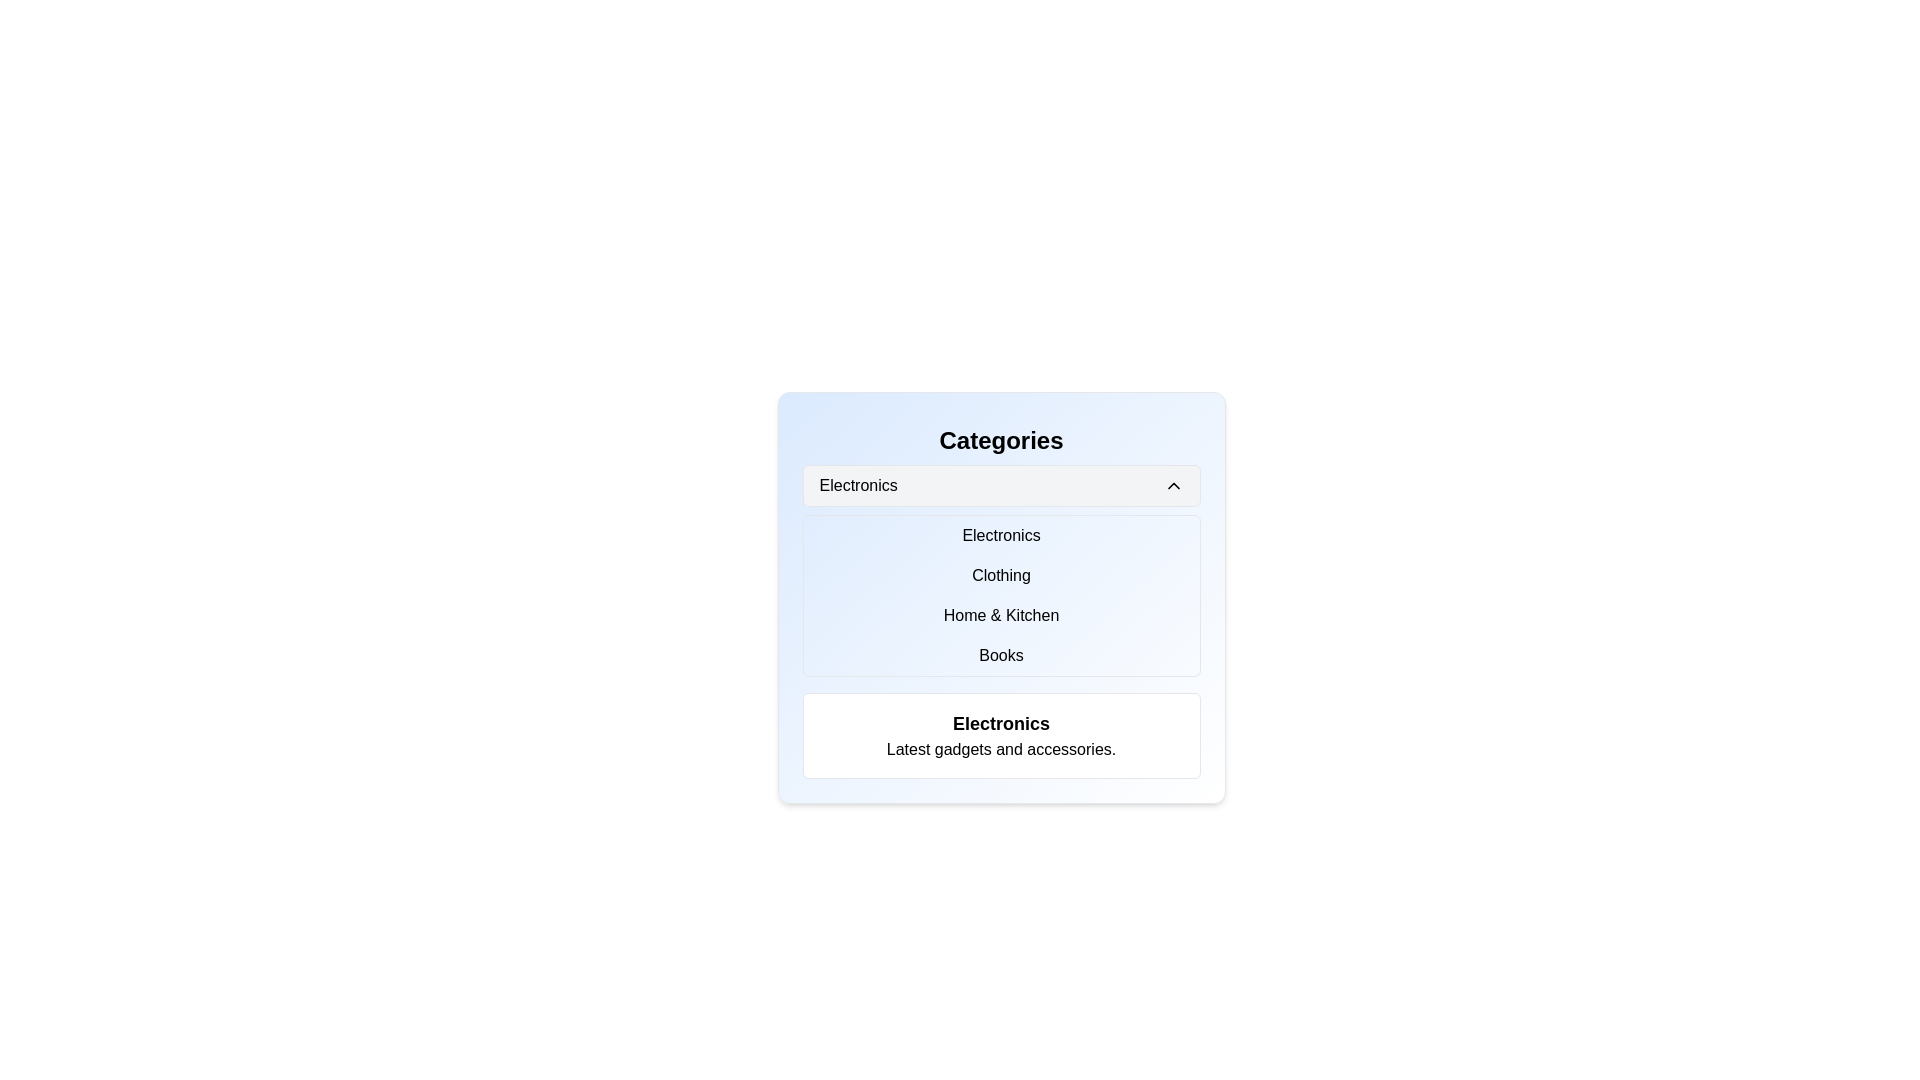 The width and height of the screenshot is (1920, 1080). Describe the element at coordinates (858, 486) in the screenshot. I see `the 'Electronics' static text label, which is presented in a bold font and located in the upper section of the 'Categories' panel` at that location.